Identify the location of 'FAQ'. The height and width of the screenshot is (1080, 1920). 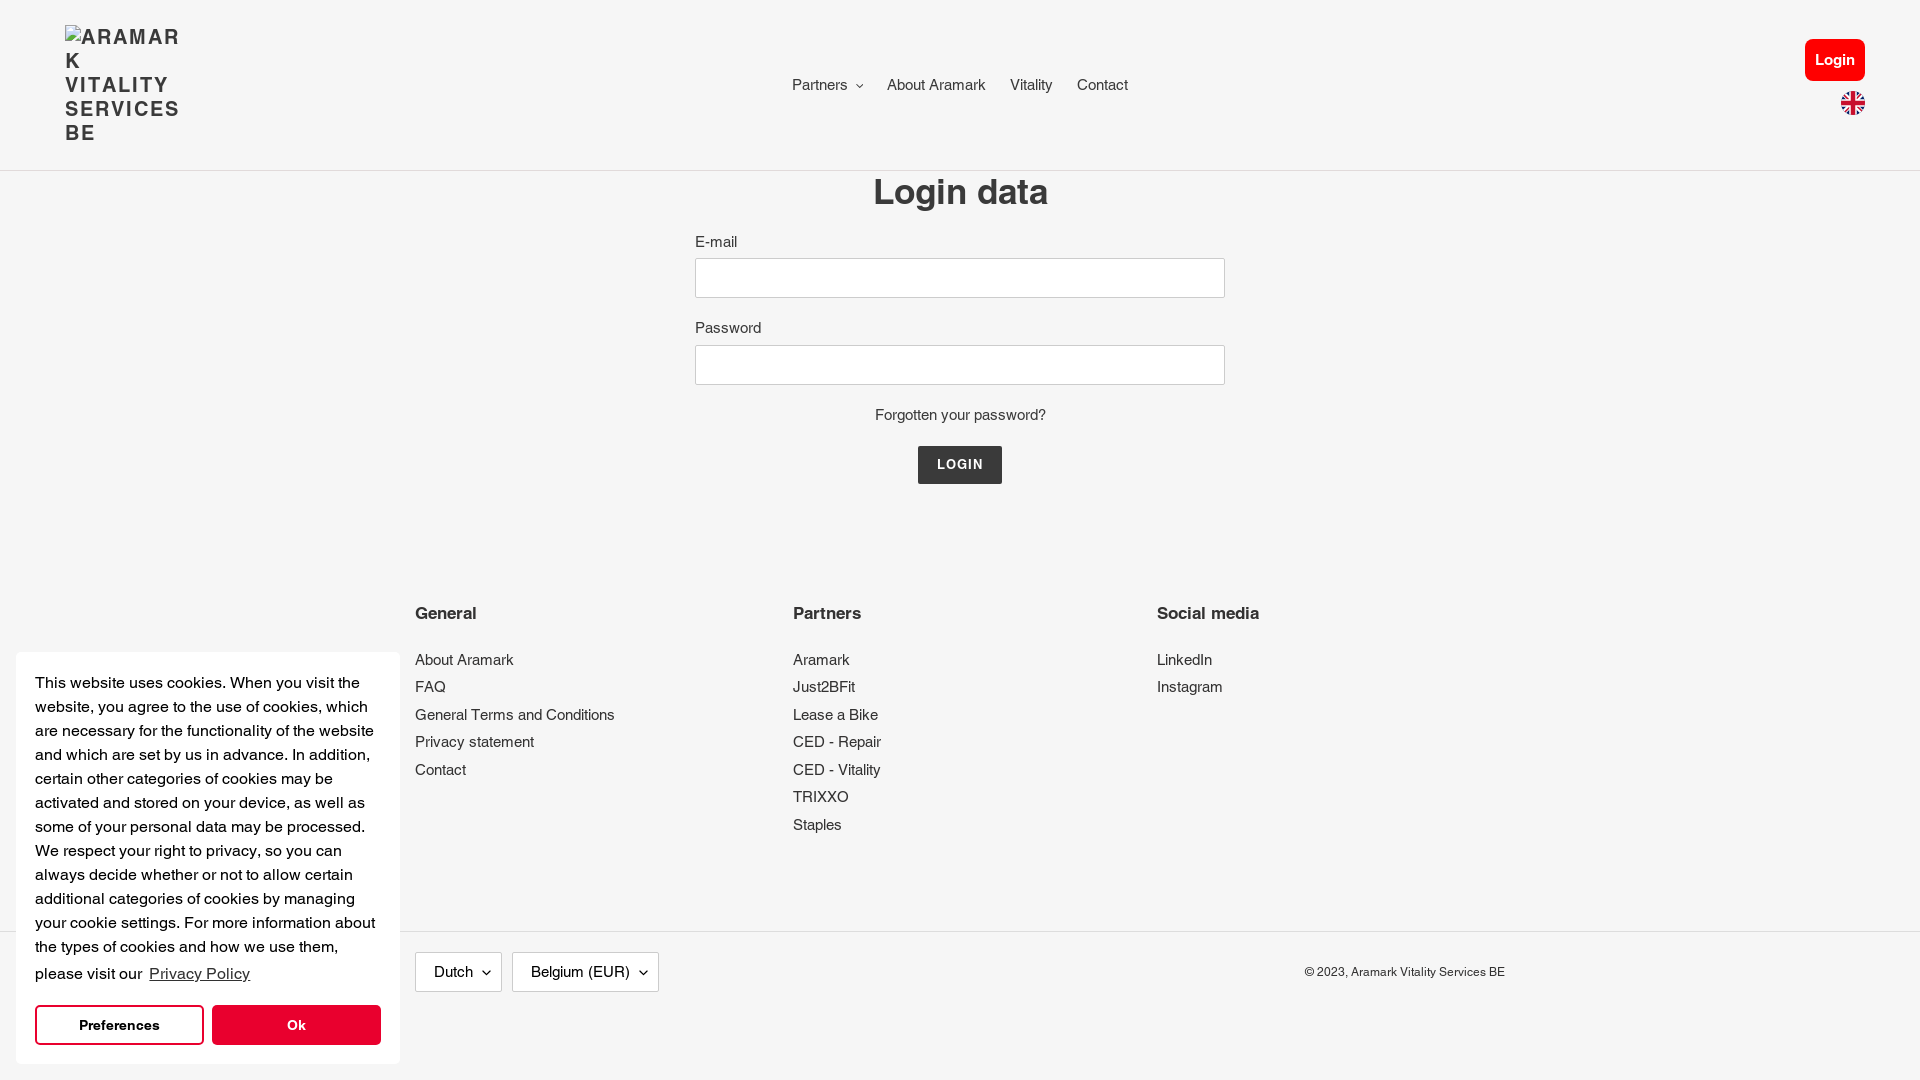
(429, 685).